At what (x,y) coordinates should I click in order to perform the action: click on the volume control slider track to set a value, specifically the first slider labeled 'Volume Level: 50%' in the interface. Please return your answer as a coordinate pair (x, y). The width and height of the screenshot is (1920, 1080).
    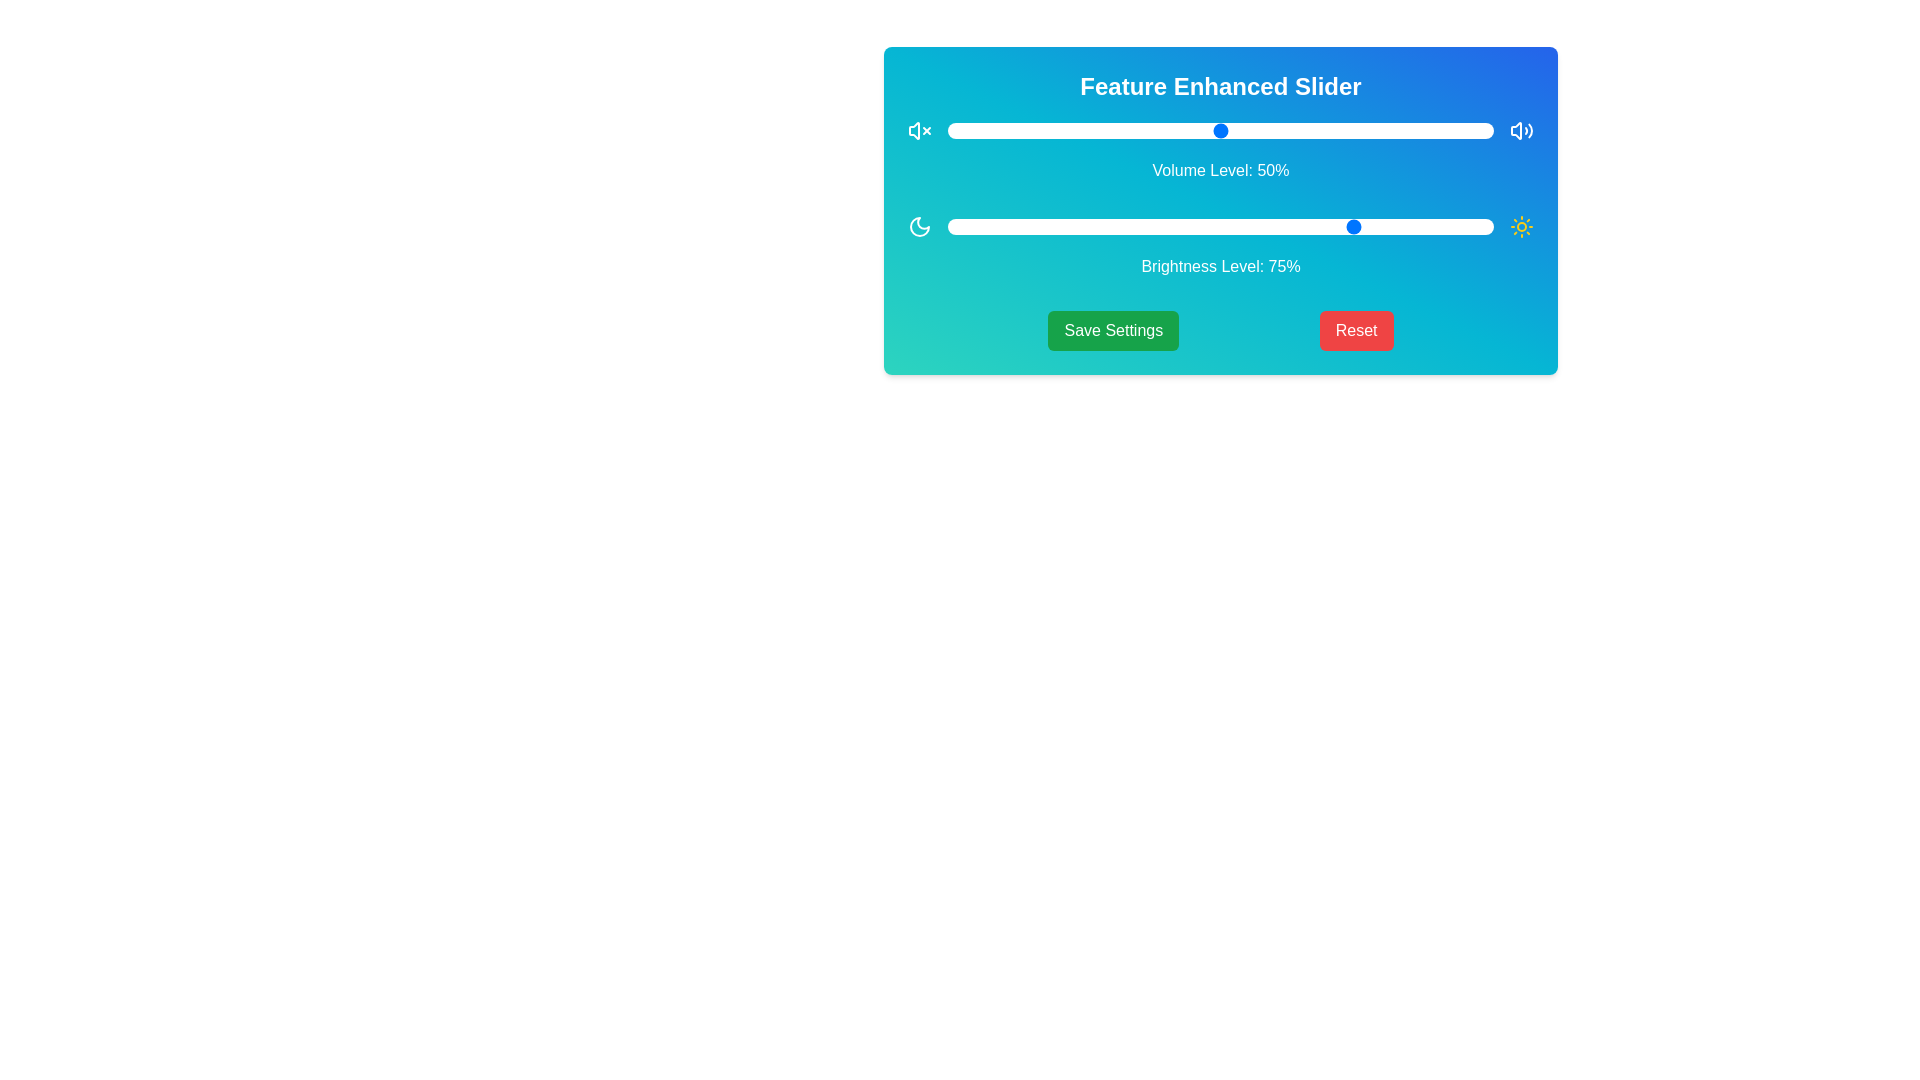
    Looking at the image, I should click on (1219, 131).